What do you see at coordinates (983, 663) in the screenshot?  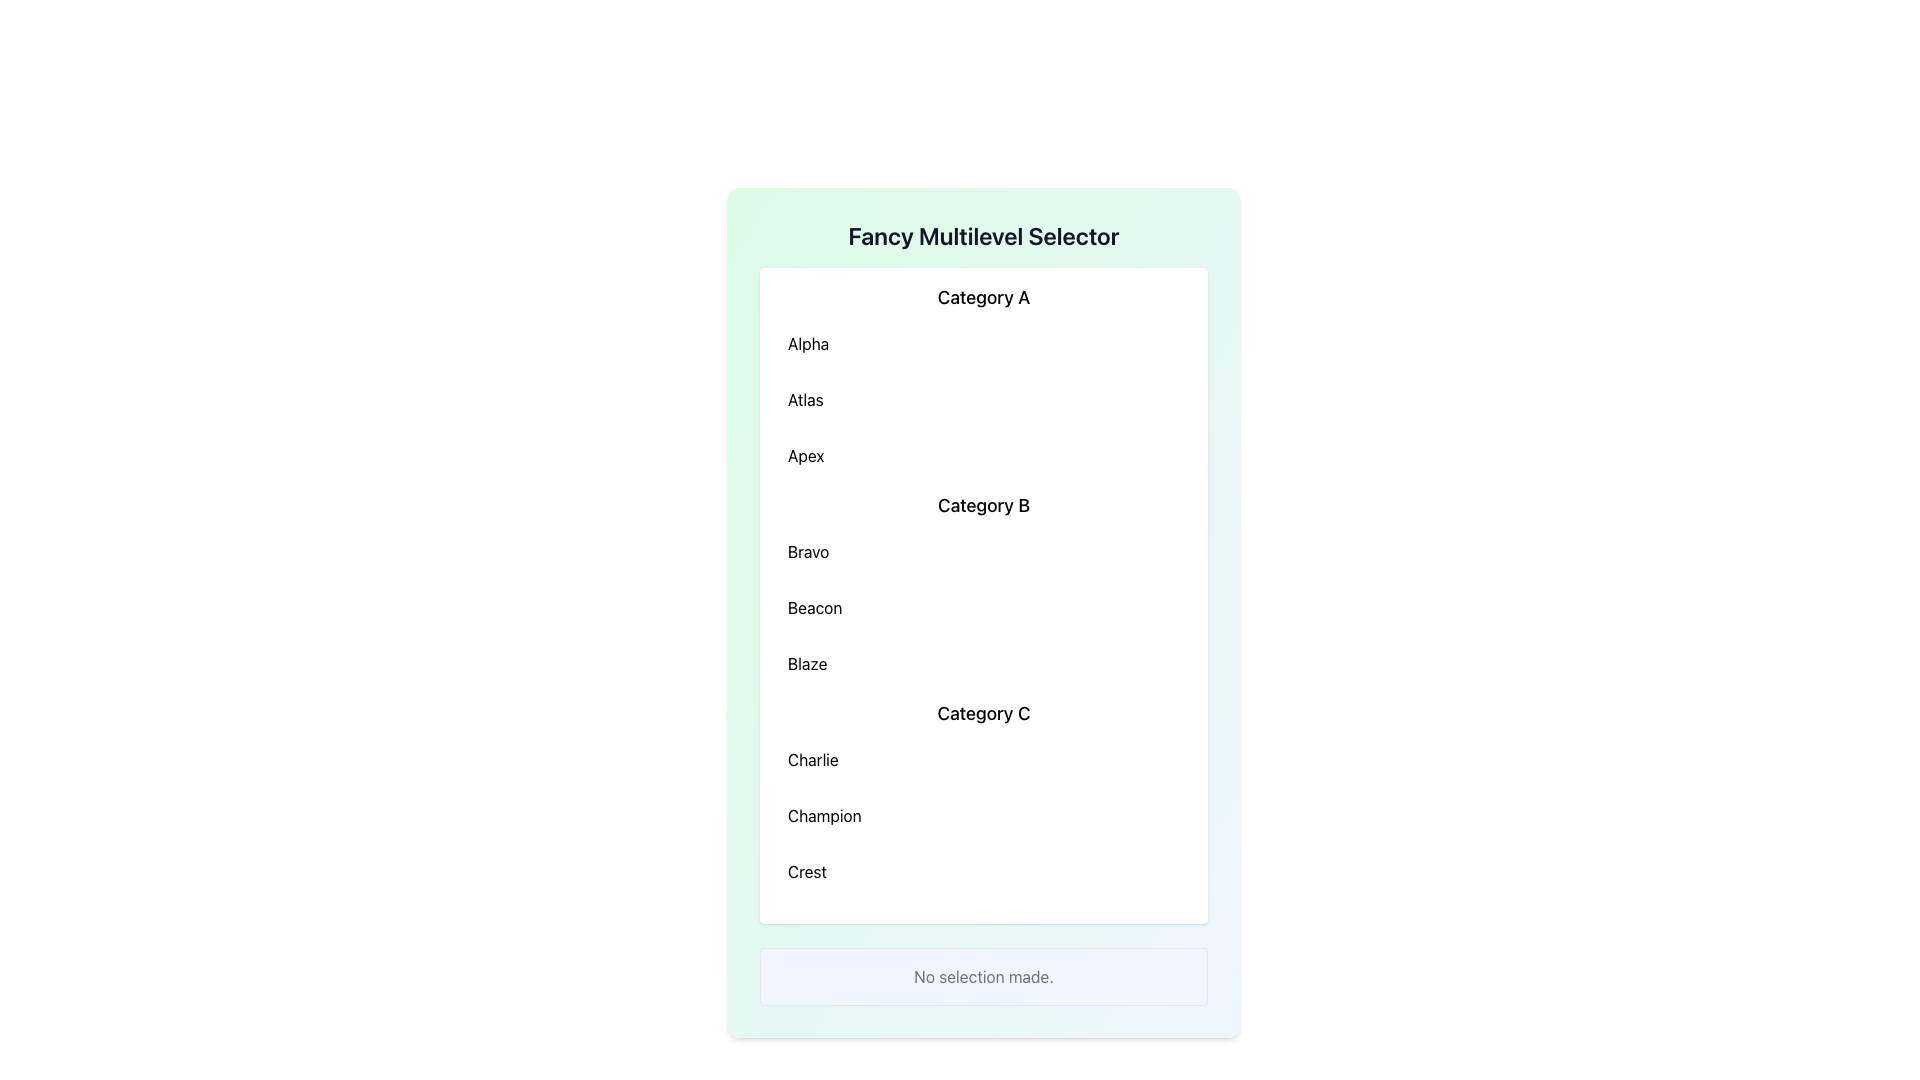 I see `the selectable list item labeled 'Blaze', which is the third item under 'Category B' in a vertical list` at bounding box center [983, 663].